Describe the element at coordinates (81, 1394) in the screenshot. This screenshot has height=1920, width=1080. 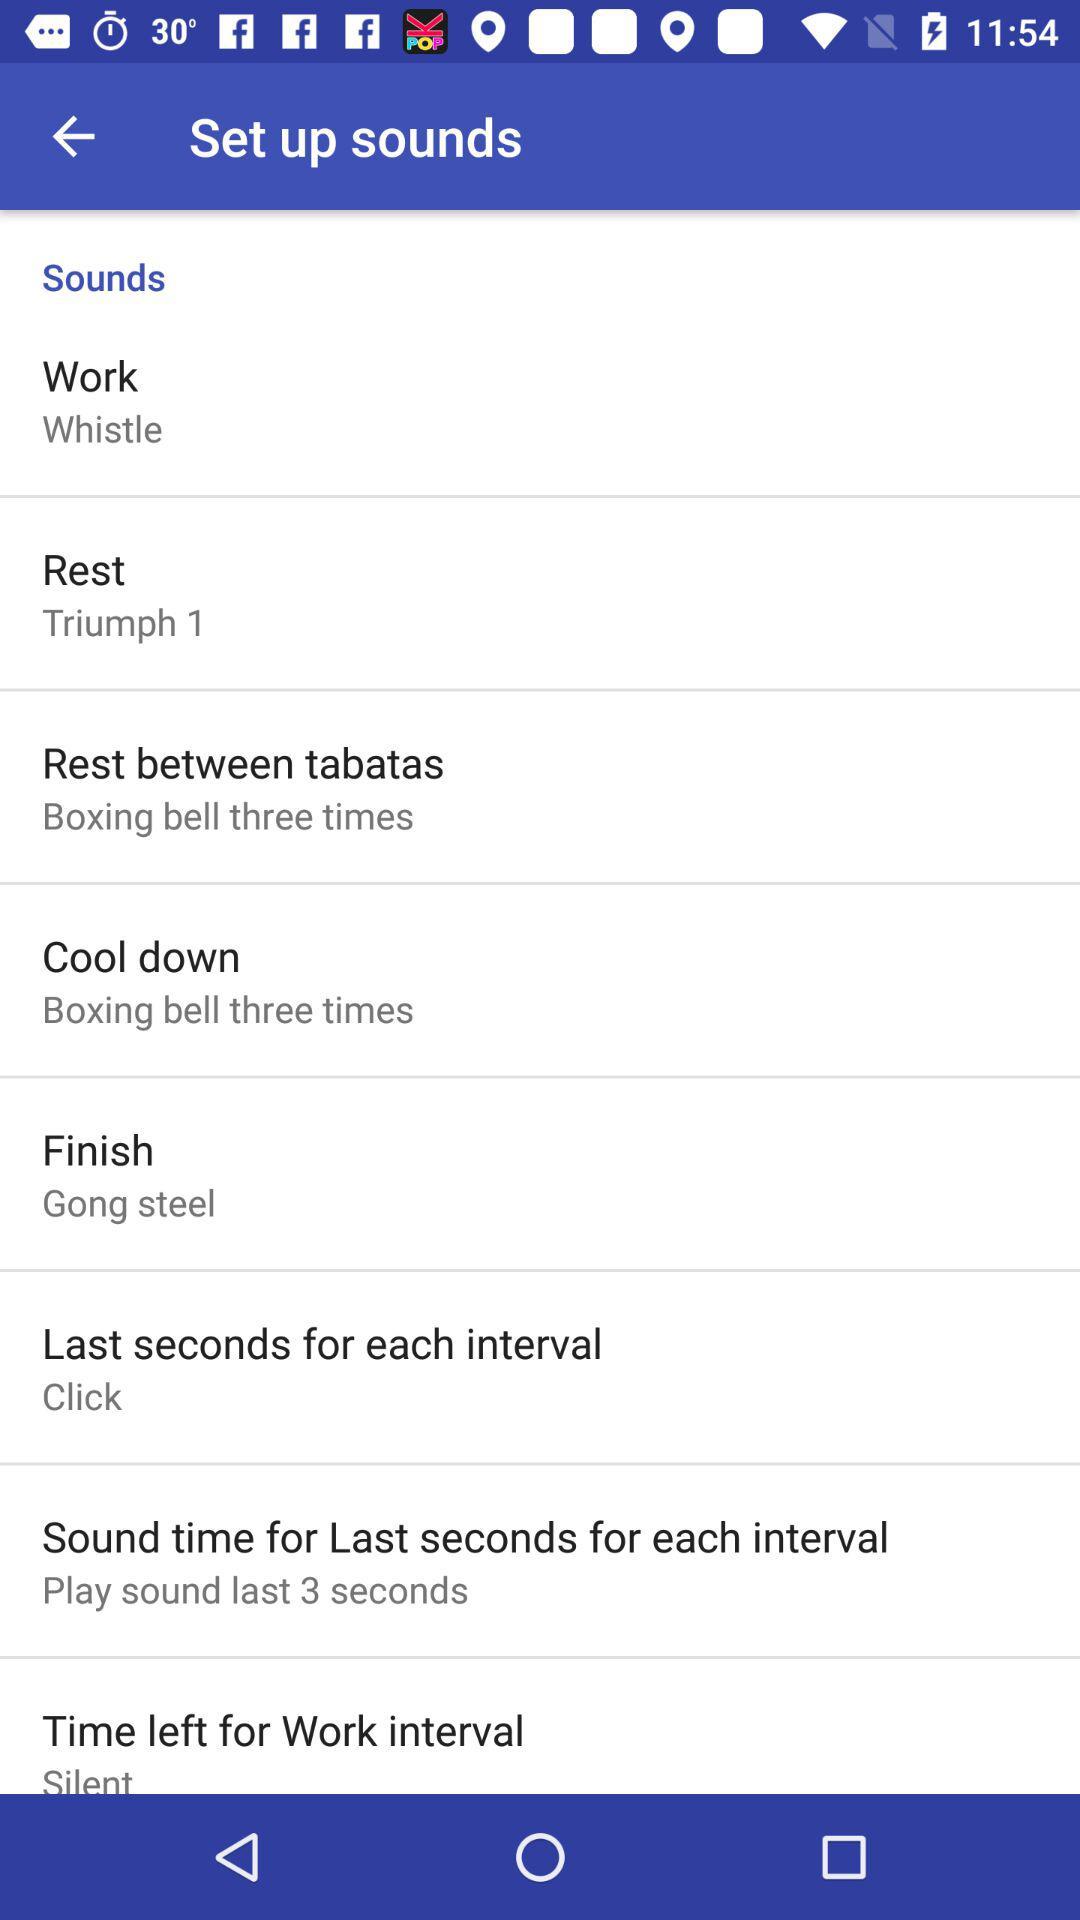
I see `item below the last seconds for item` at that location.